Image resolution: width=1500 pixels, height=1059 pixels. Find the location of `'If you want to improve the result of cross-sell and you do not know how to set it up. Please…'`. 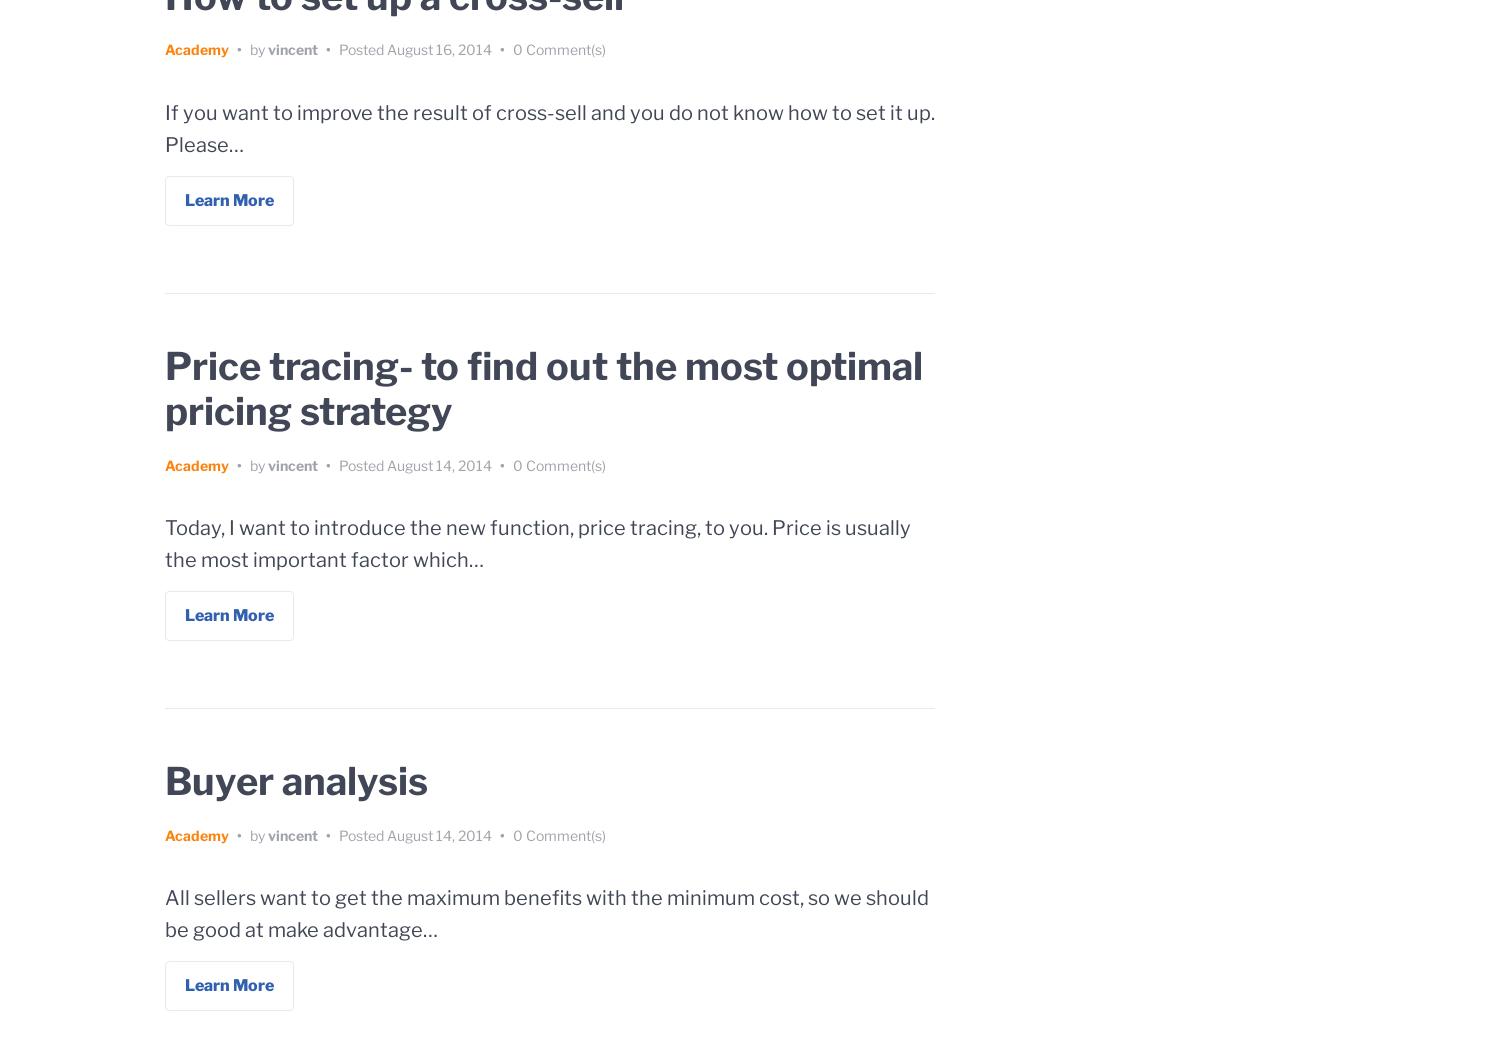

'If you want to improve the result of cross-sell and you do not know how to set it up. Please…' is located at coordinates (165, 127).